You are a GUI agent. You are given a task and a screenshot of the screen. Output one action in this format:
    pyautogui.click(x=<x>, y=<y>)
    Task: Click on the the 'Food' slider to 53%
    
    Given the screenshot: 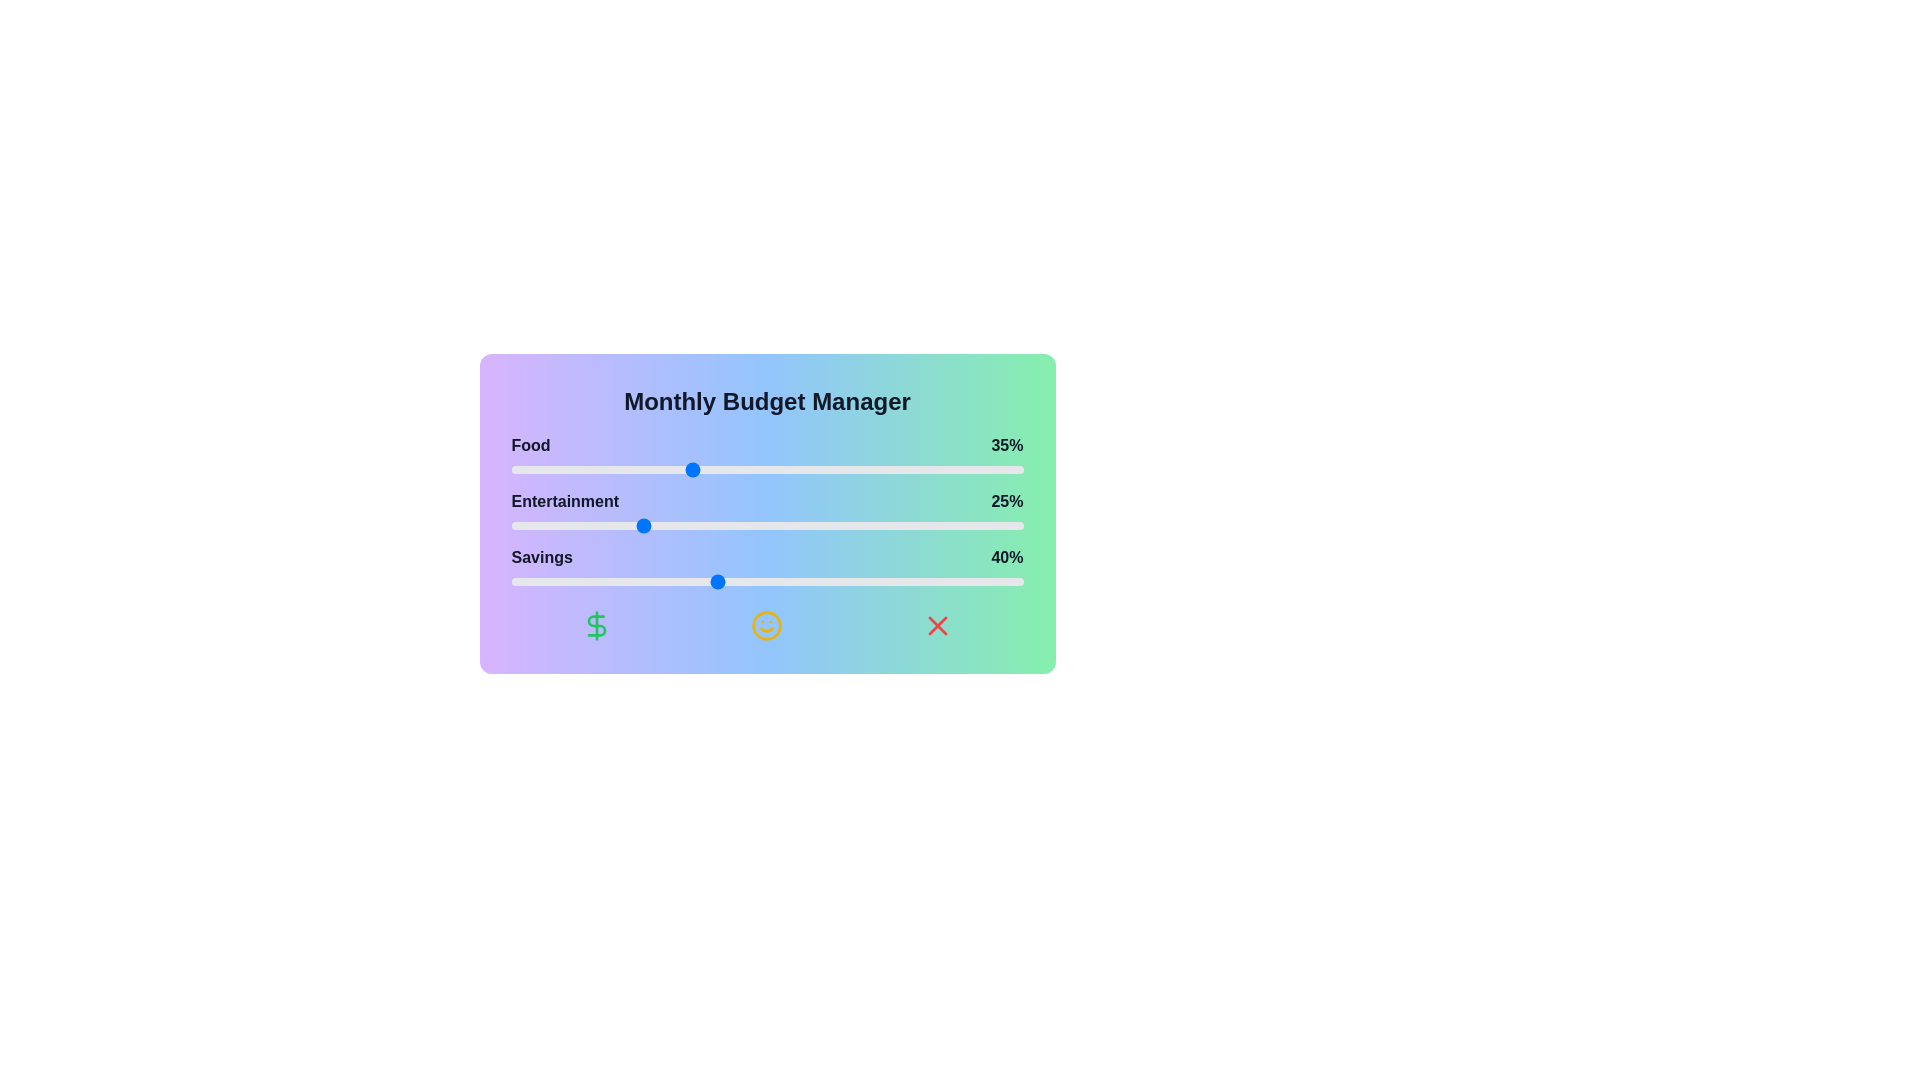 What is the action you would take?
    pyautogui.click(x=781, y=470)
    